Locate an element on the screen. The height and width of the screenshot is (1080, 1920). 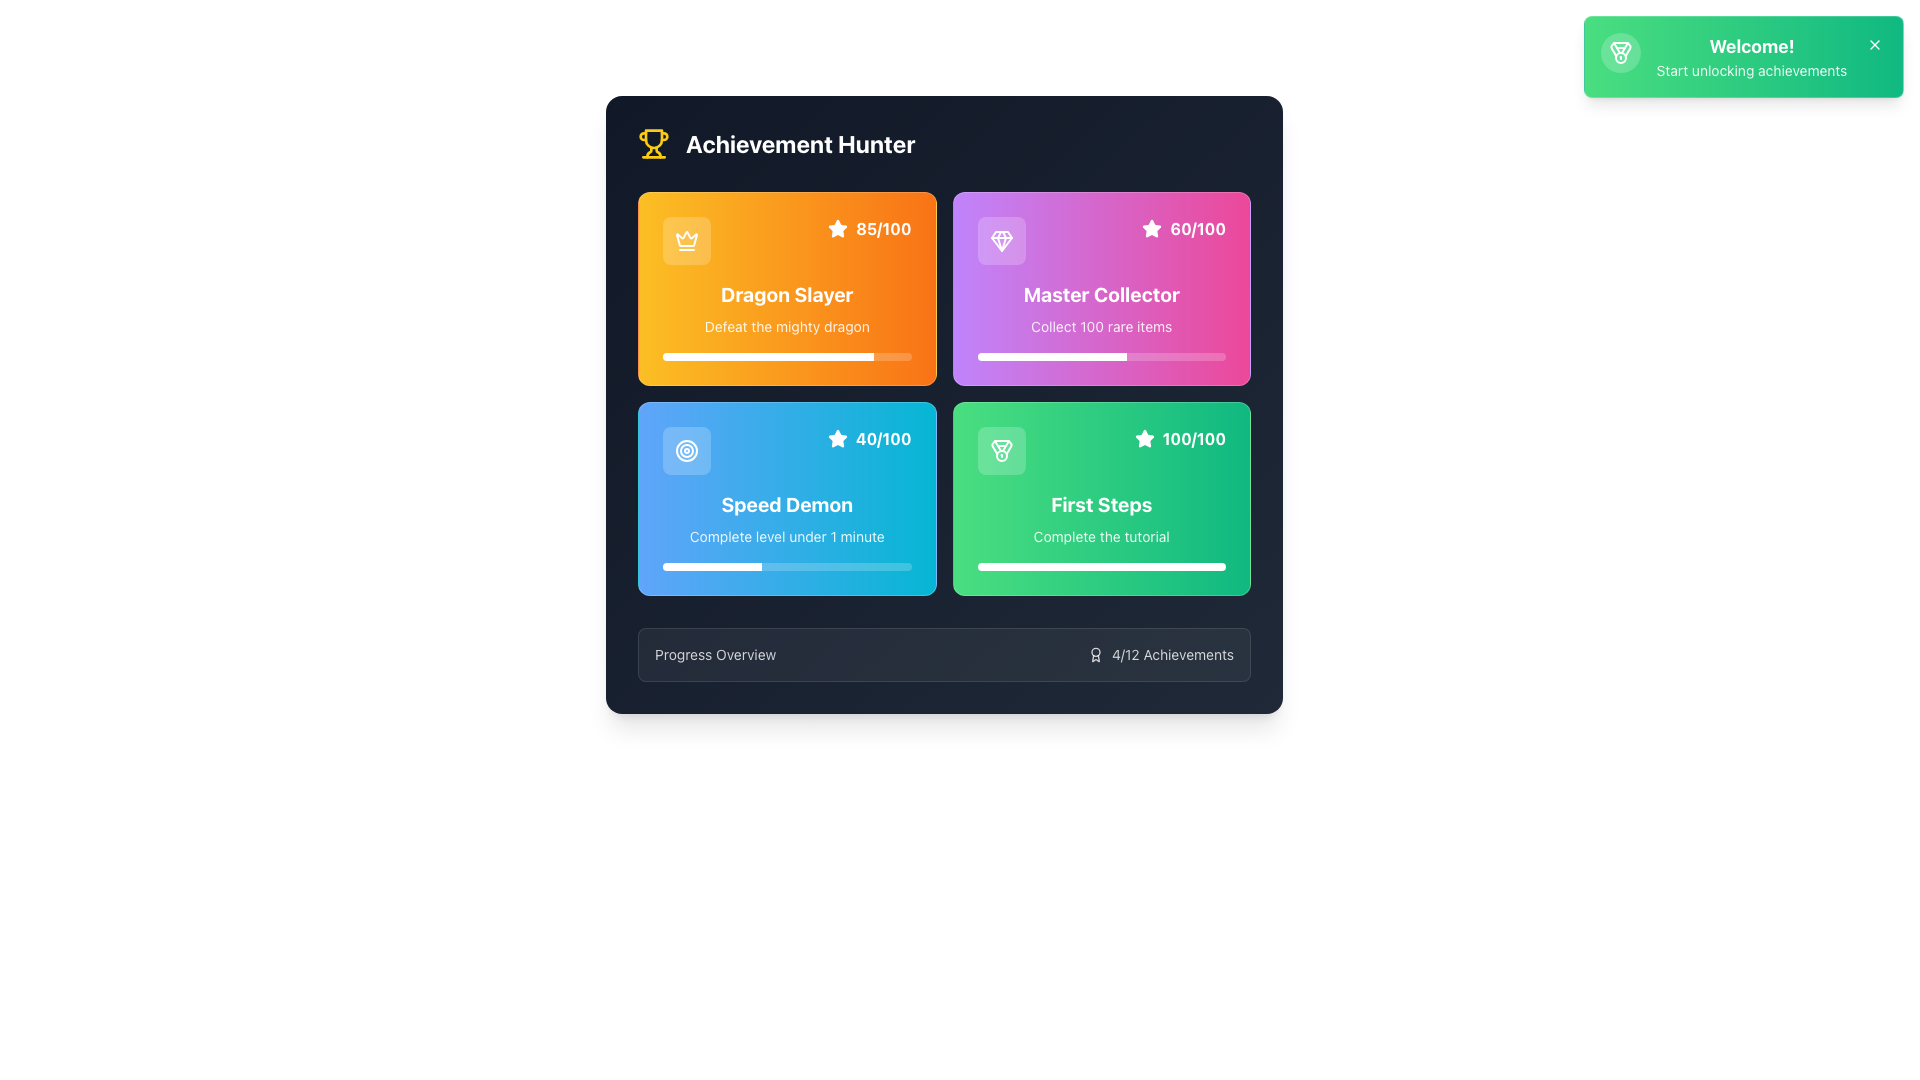
the visual feedback overlay located within the 'Speed Demon' card, which is in the first row and third position of the grid layout, identified by the title 'Speed Demon' and the score '40/100' is located at coordinates (786, 497).